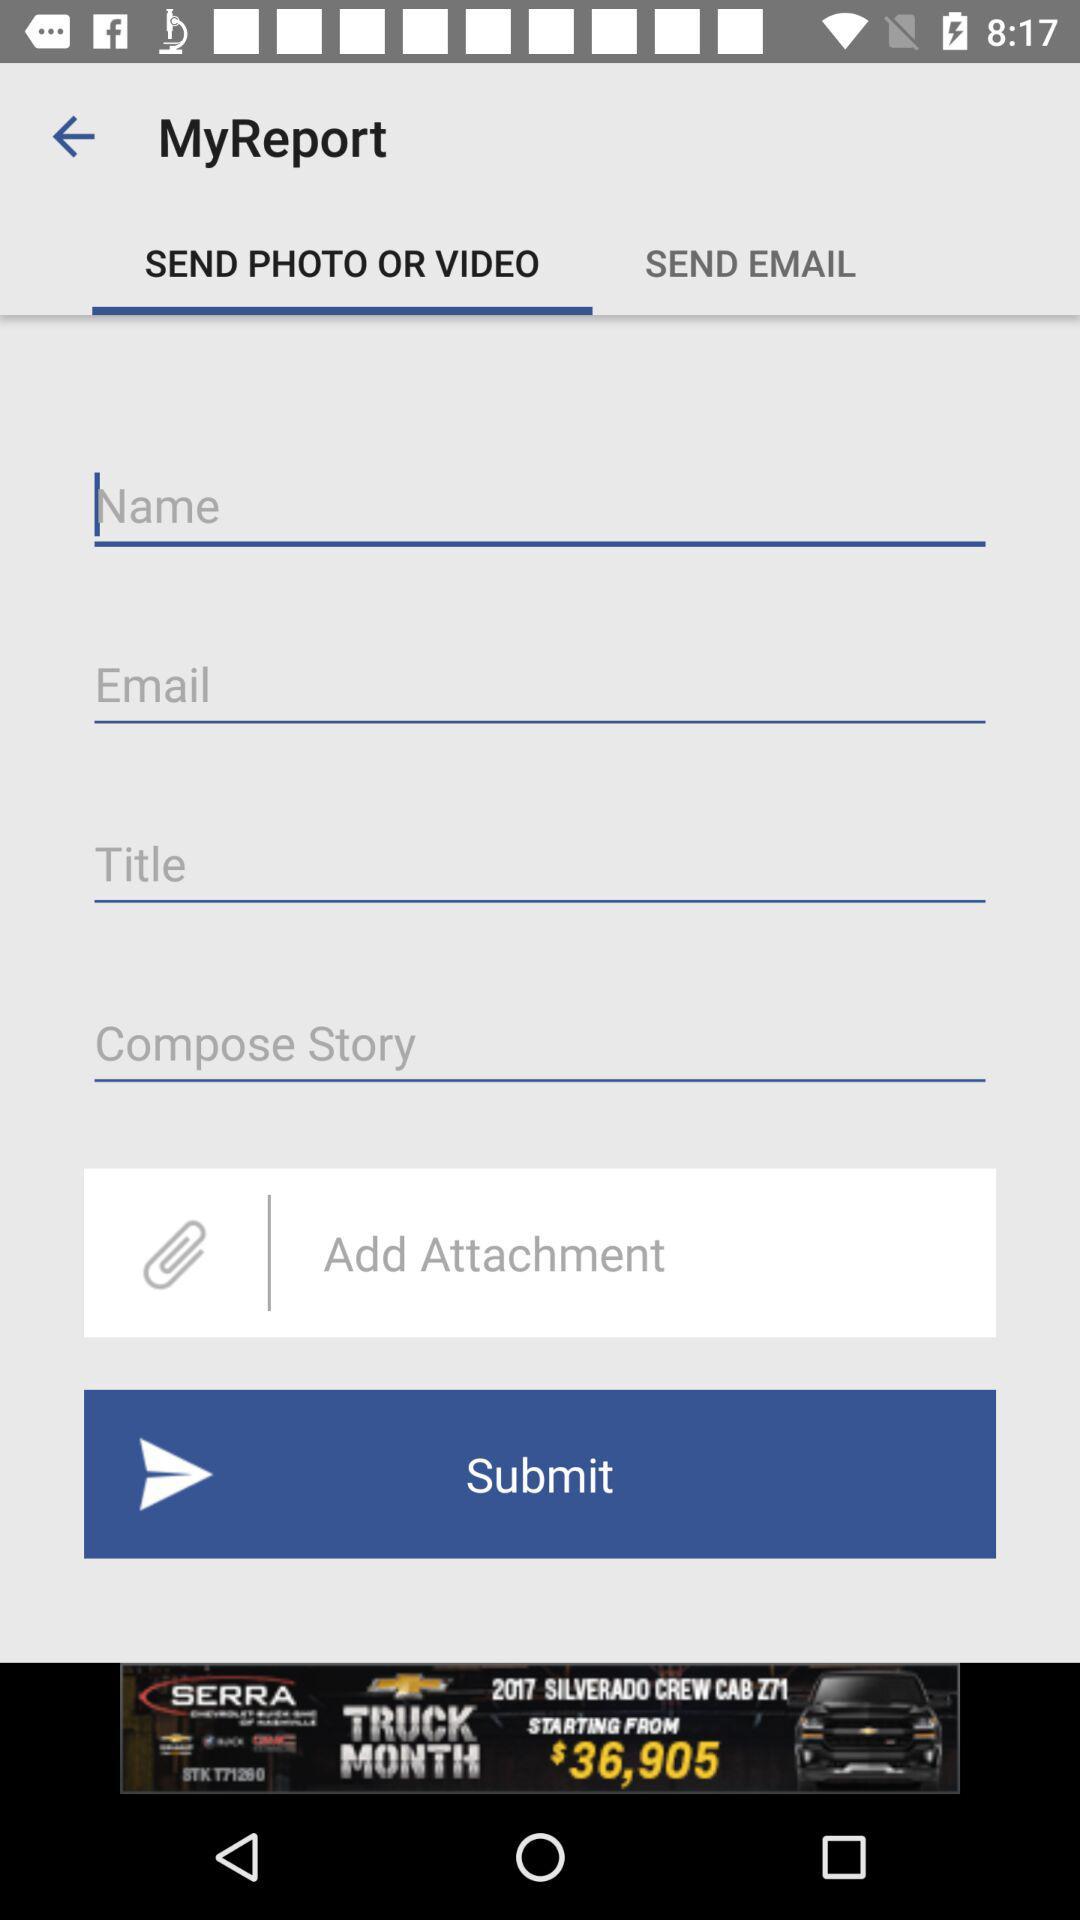 The height and width of the screenshot is (1920, 1080). What do you see at coordinates (540, 505) in the screenshot?
I see `the name` at bounding box center [540, 505].